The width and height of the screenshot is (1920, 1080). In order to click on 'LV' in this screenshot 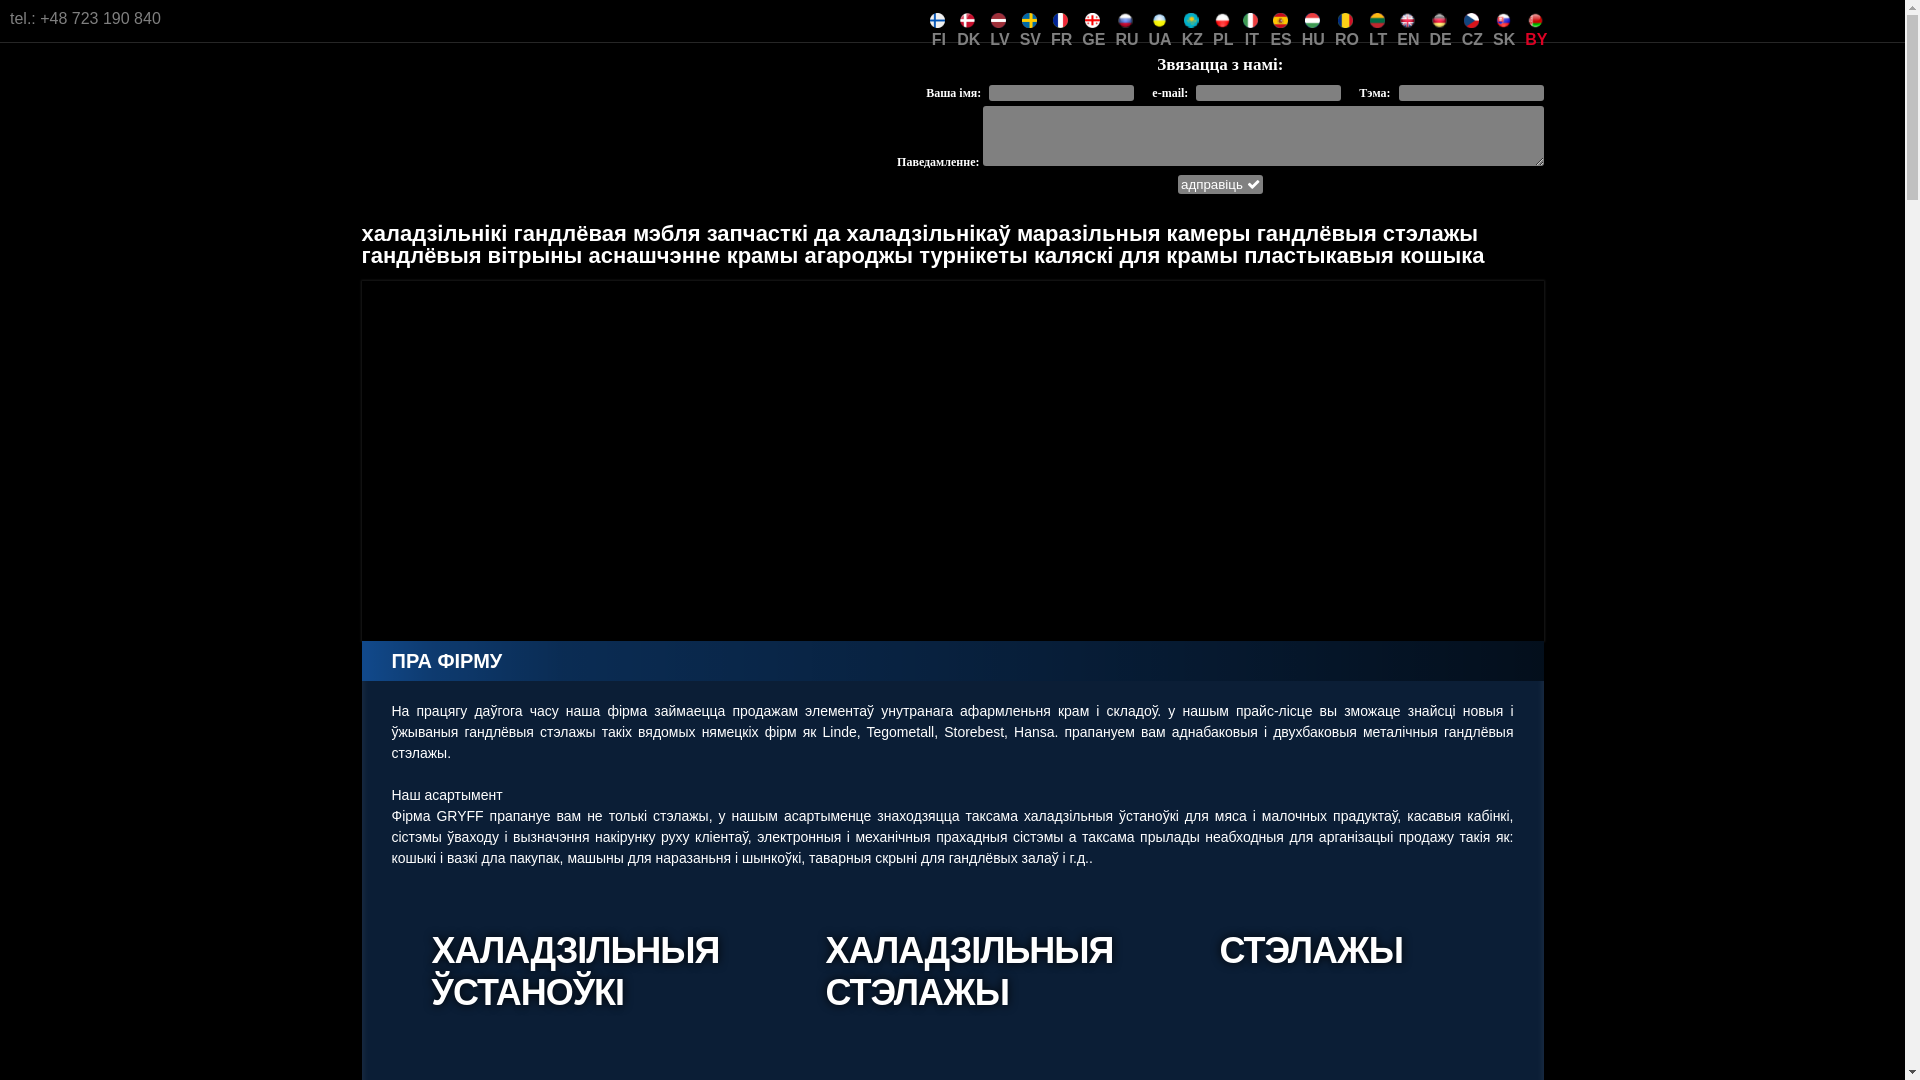, I will do `click(999, 19)`.